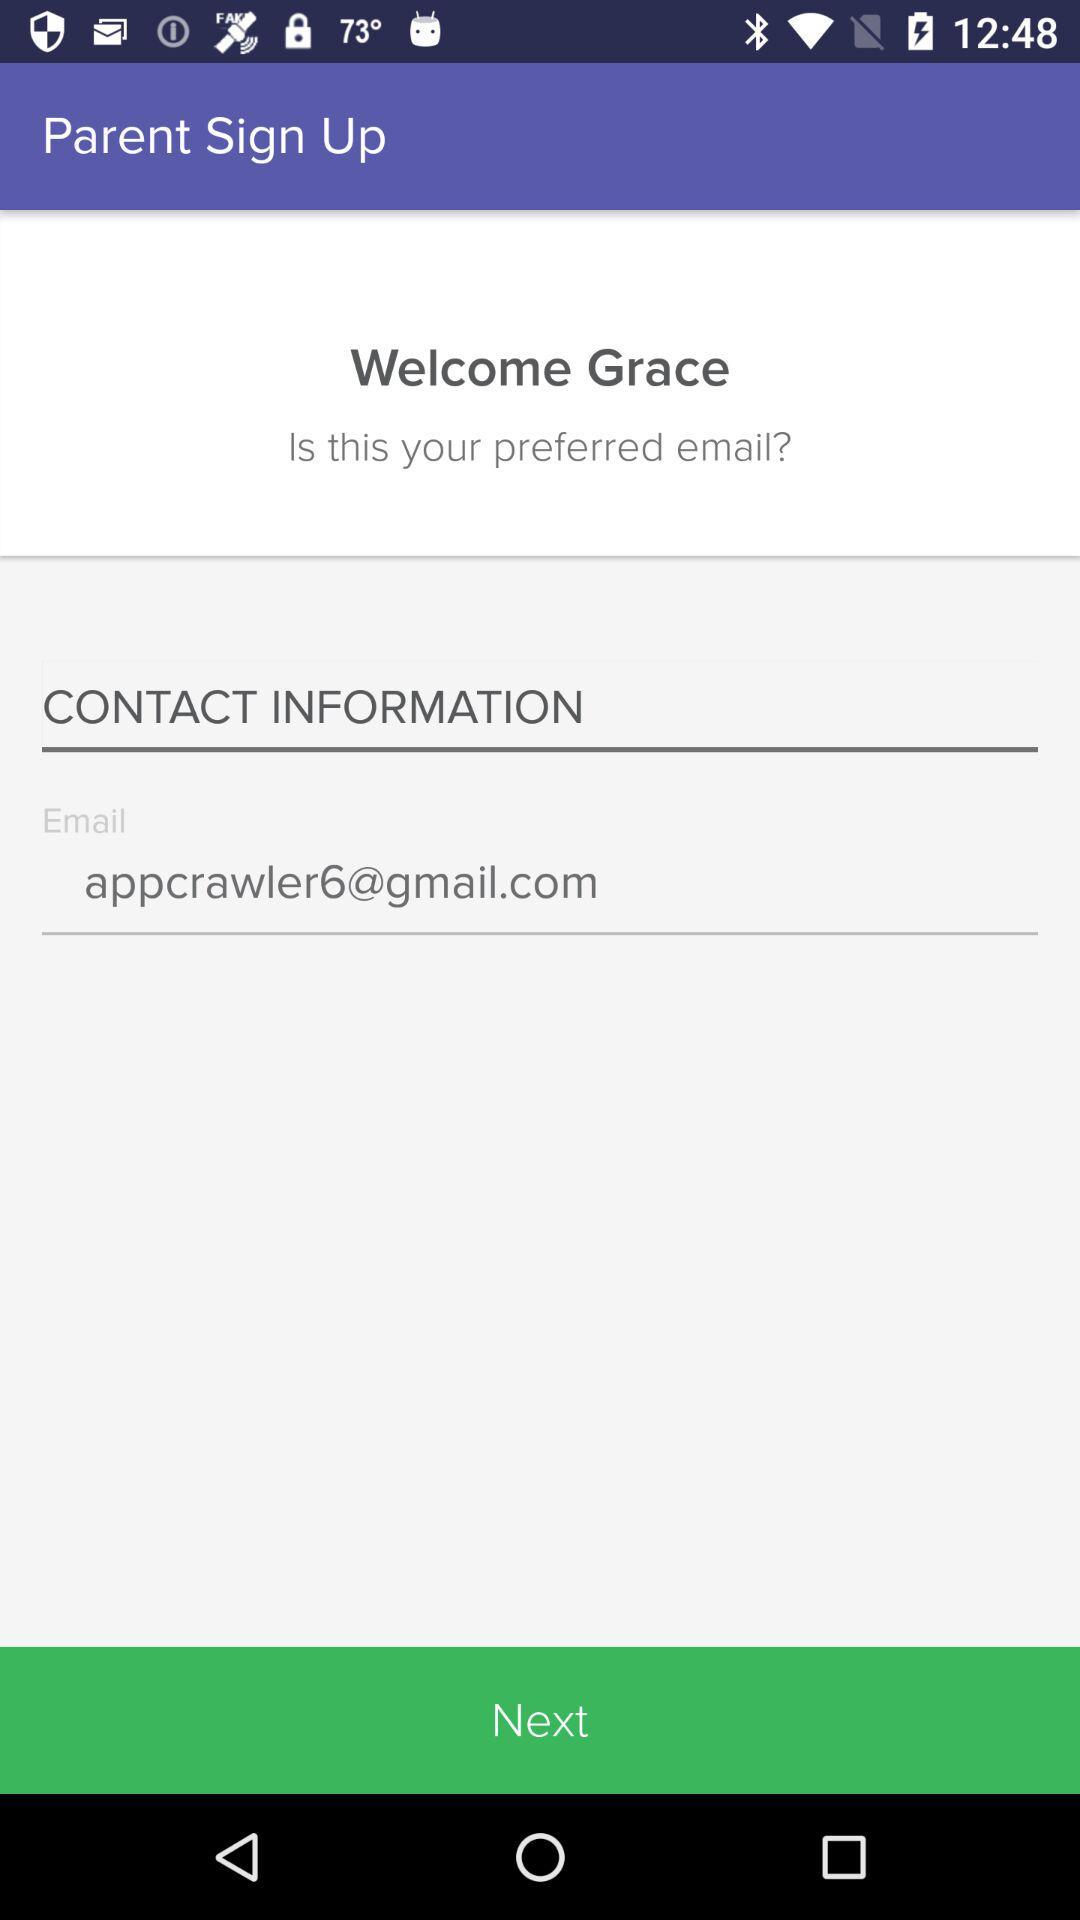  Describe the element at coordinates (540, 895) in the screenshot. I see `icon above the next icon` at that location.